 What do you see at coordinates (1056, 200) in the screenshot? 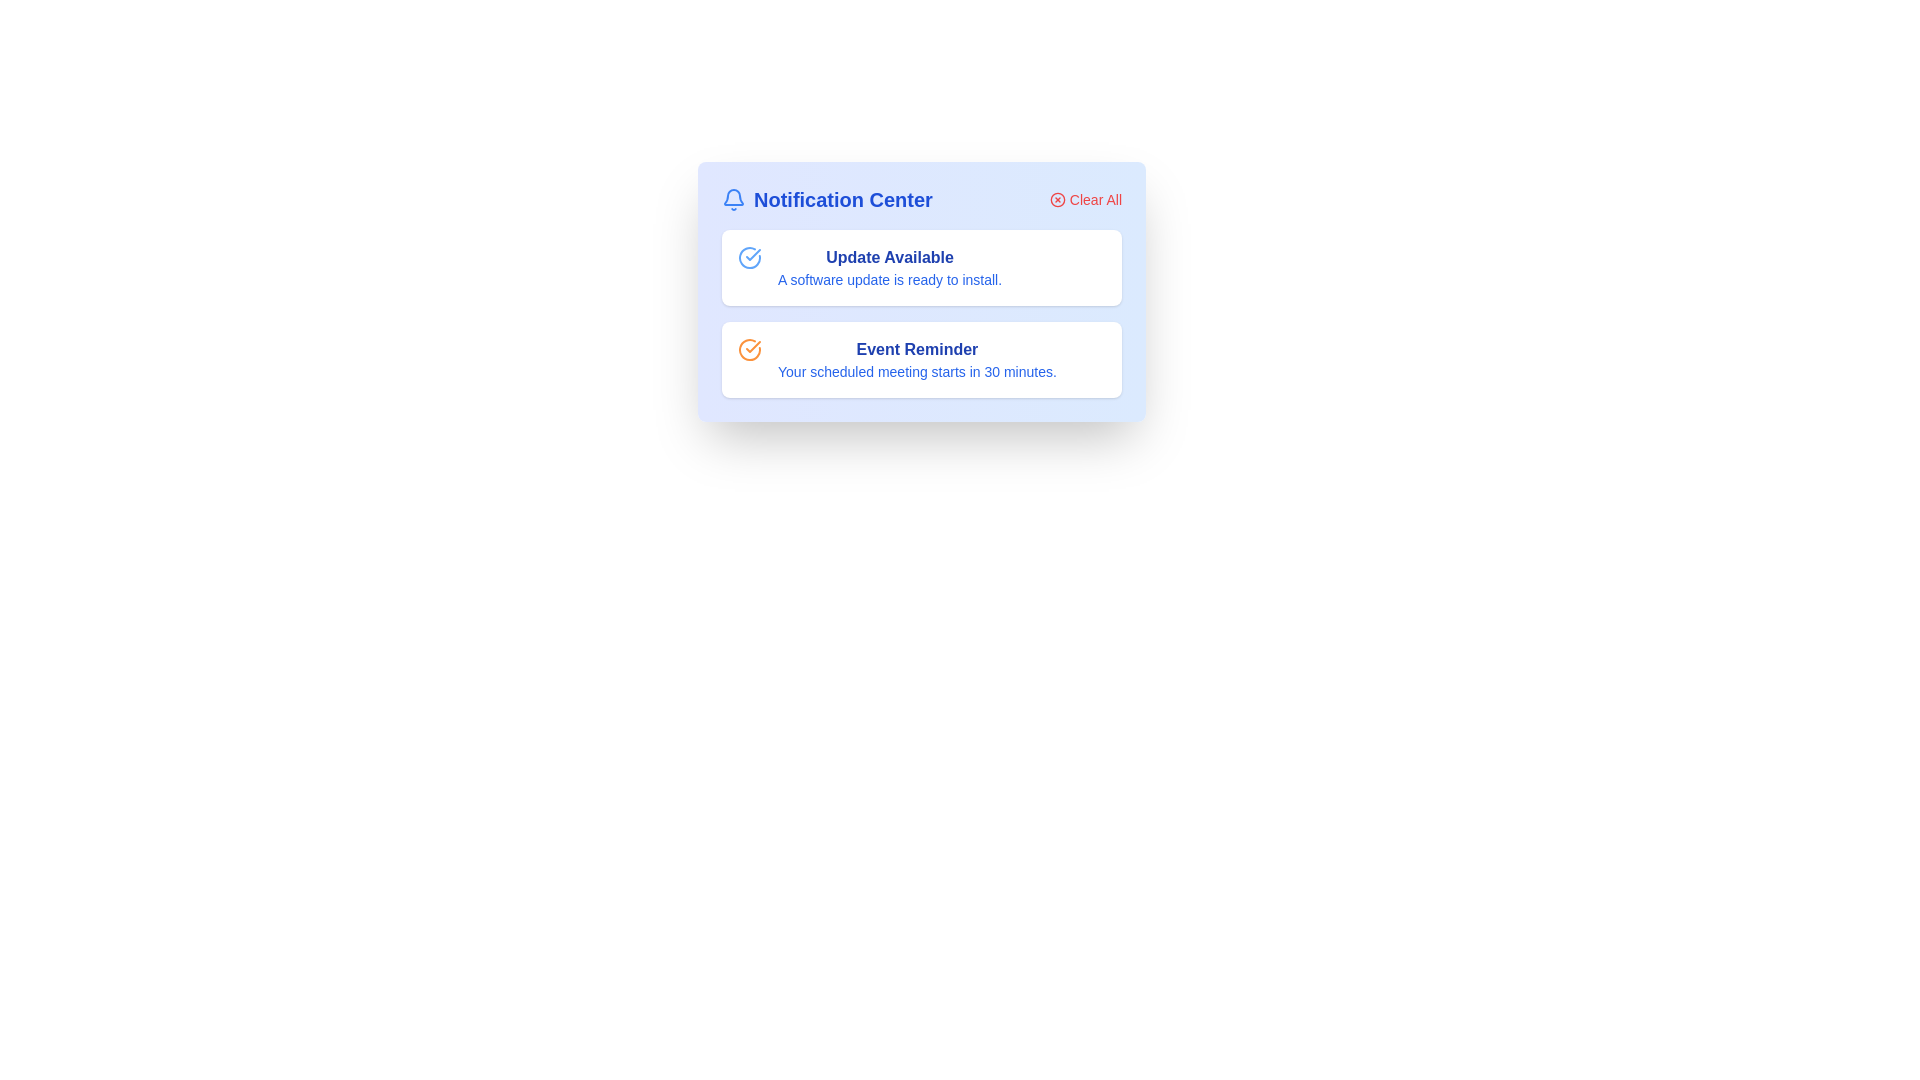
I see `the 'Clear All' icon, which is a circular outline with a diagonal cross ('X') inside, located in the top-right corner of the notification center box` at bounding box center [1056, 200].